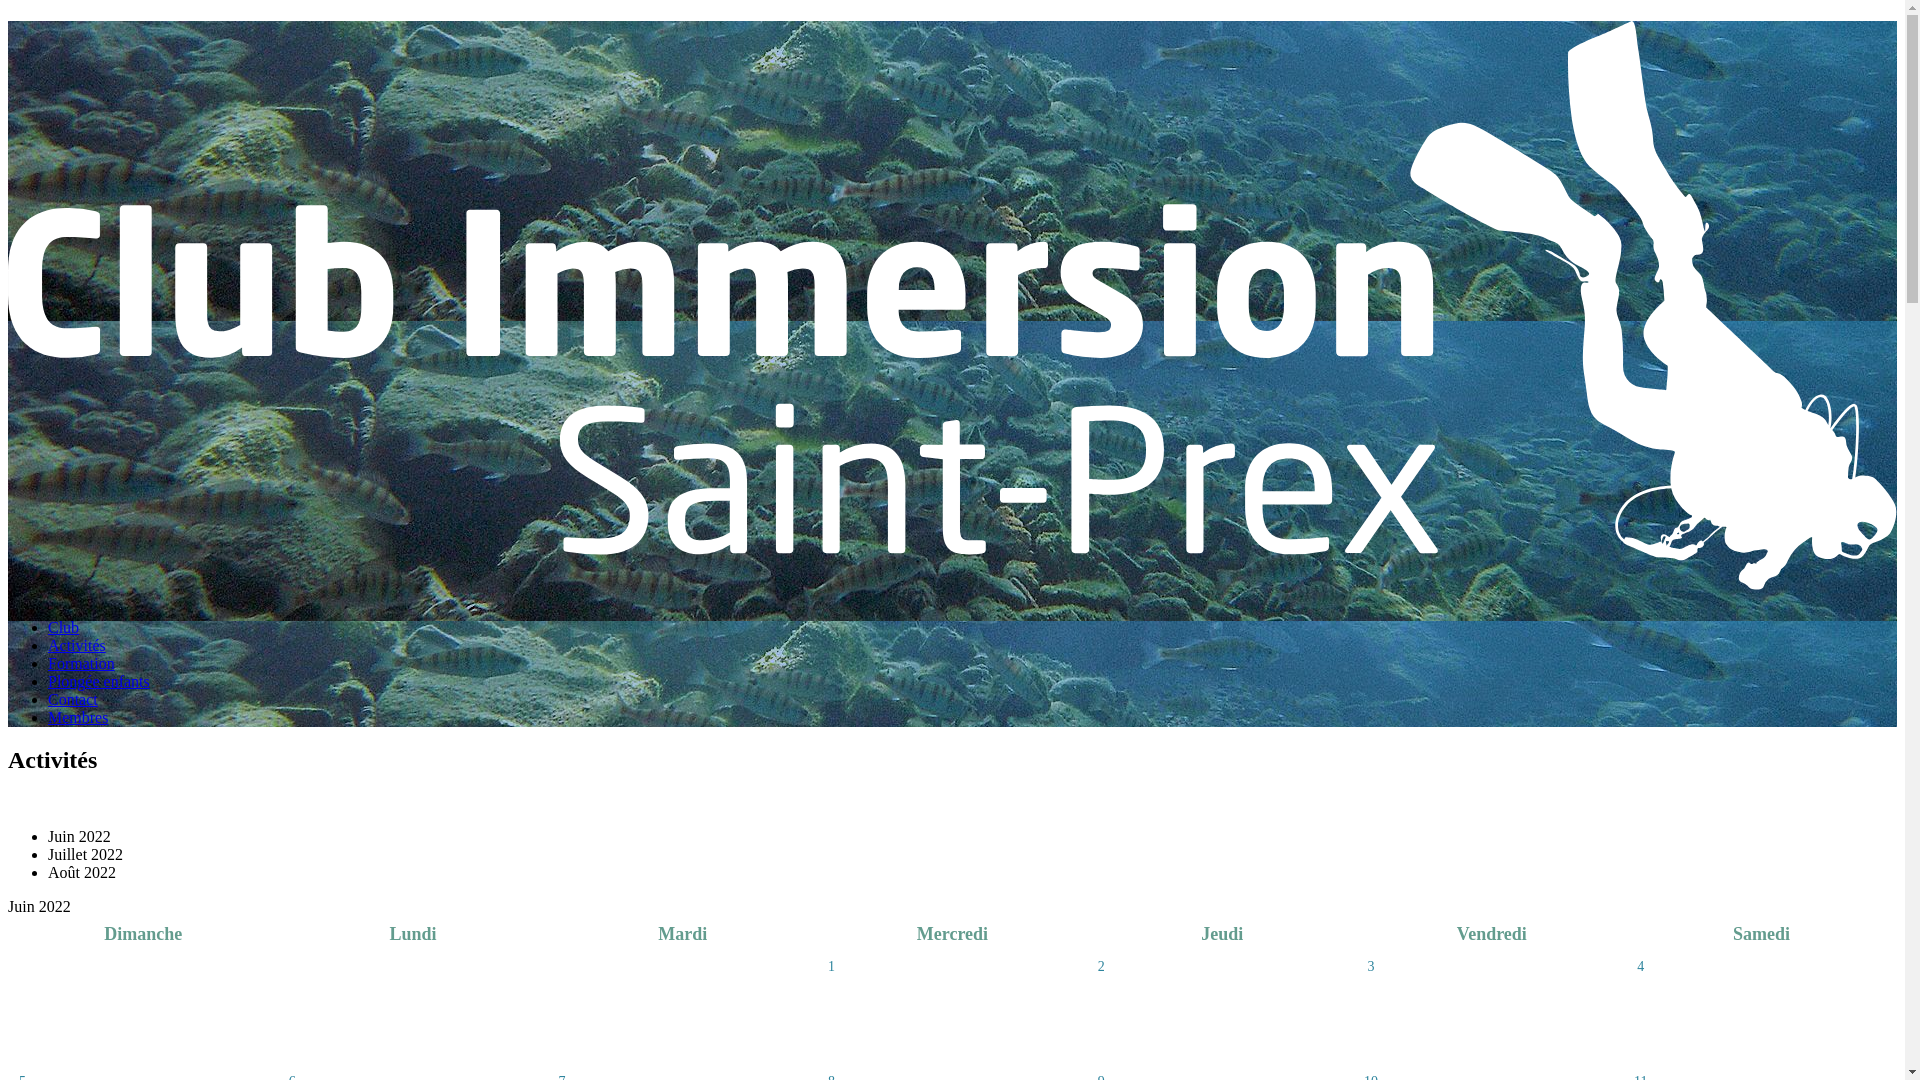 The image size is (1920, 1080). Describe the element at coordinates (77, 716) in the screenshot. I see `'Membres'` at that location.